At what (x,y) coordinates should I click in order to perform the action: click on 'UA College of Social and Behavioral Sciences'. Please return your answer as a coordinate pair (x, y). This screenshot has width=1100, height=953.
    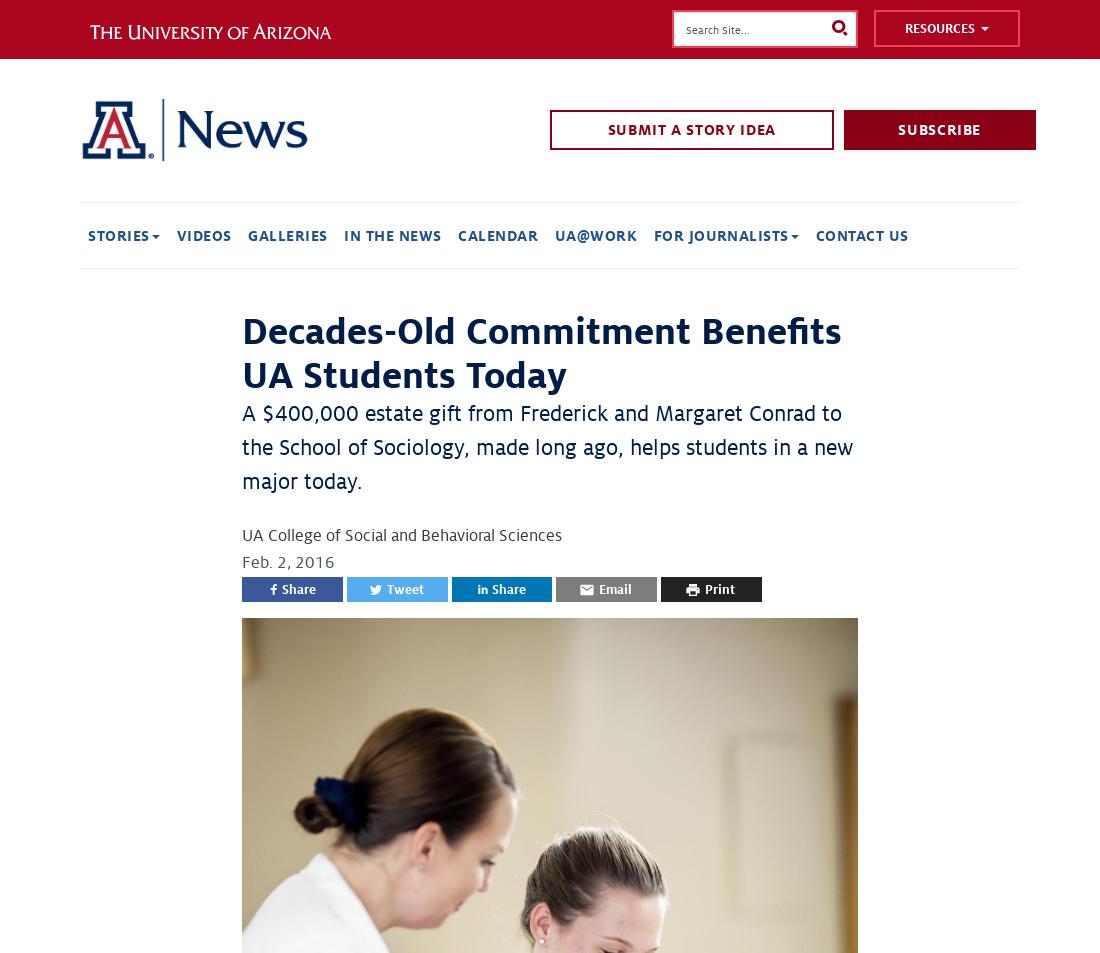
    Looking at the image, I should click on (402, 535).